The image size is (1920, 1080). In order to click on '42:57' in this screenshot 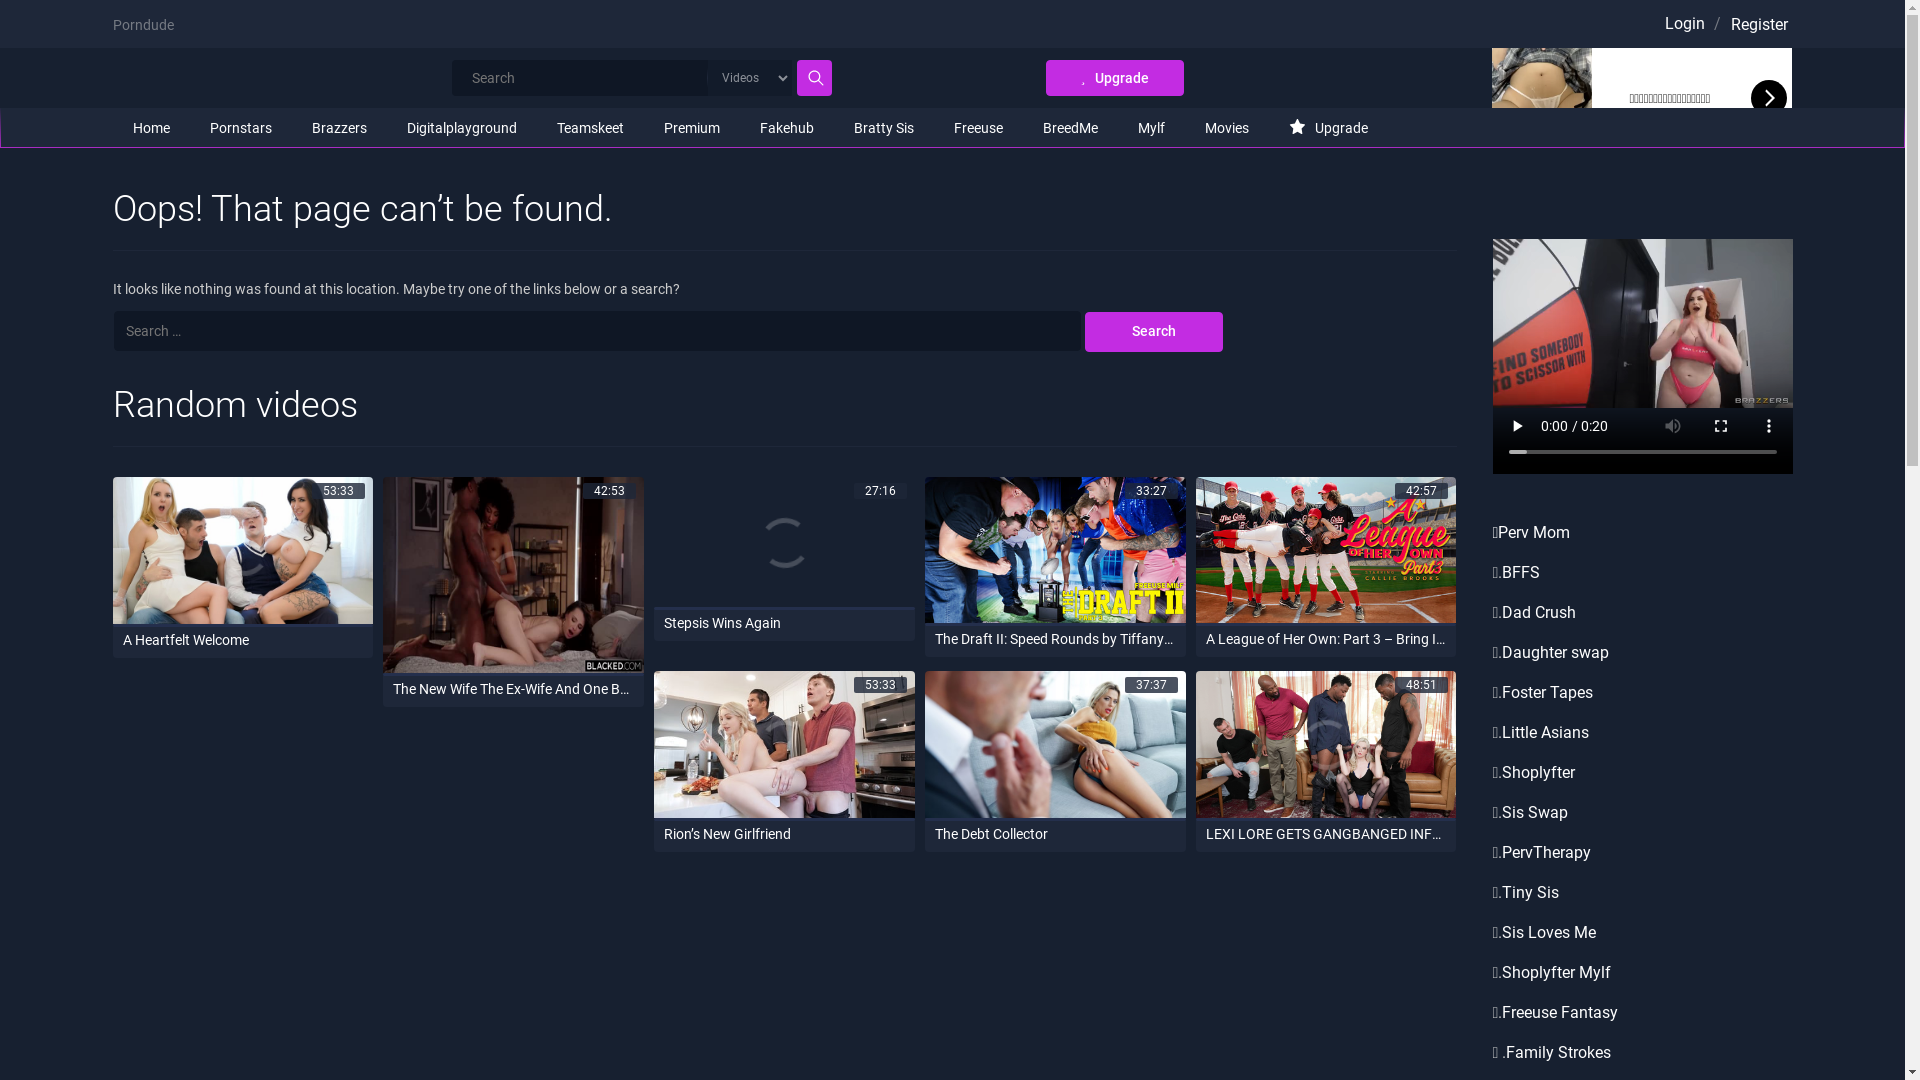, I will do `click(1326, 551)`.